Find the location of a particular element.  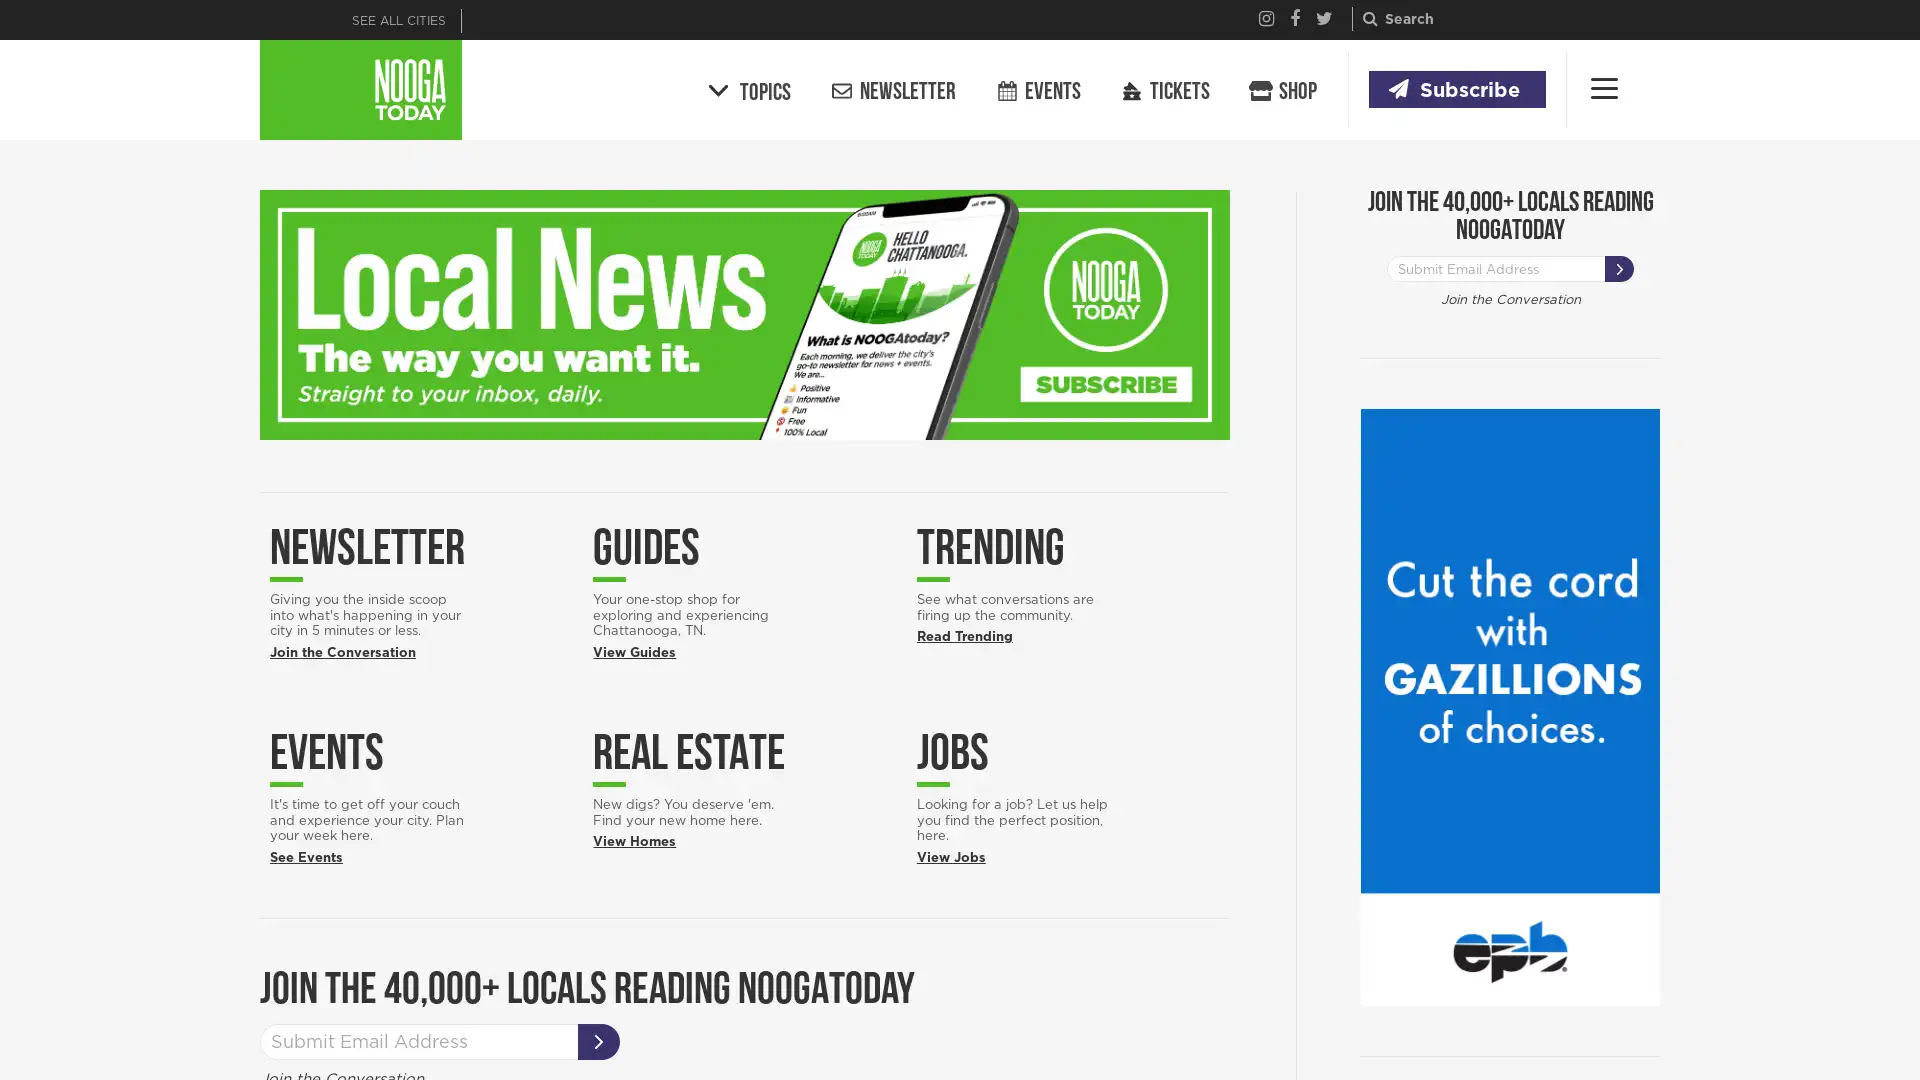

SUBSCRIBE is located at coordinates (1619, 268).